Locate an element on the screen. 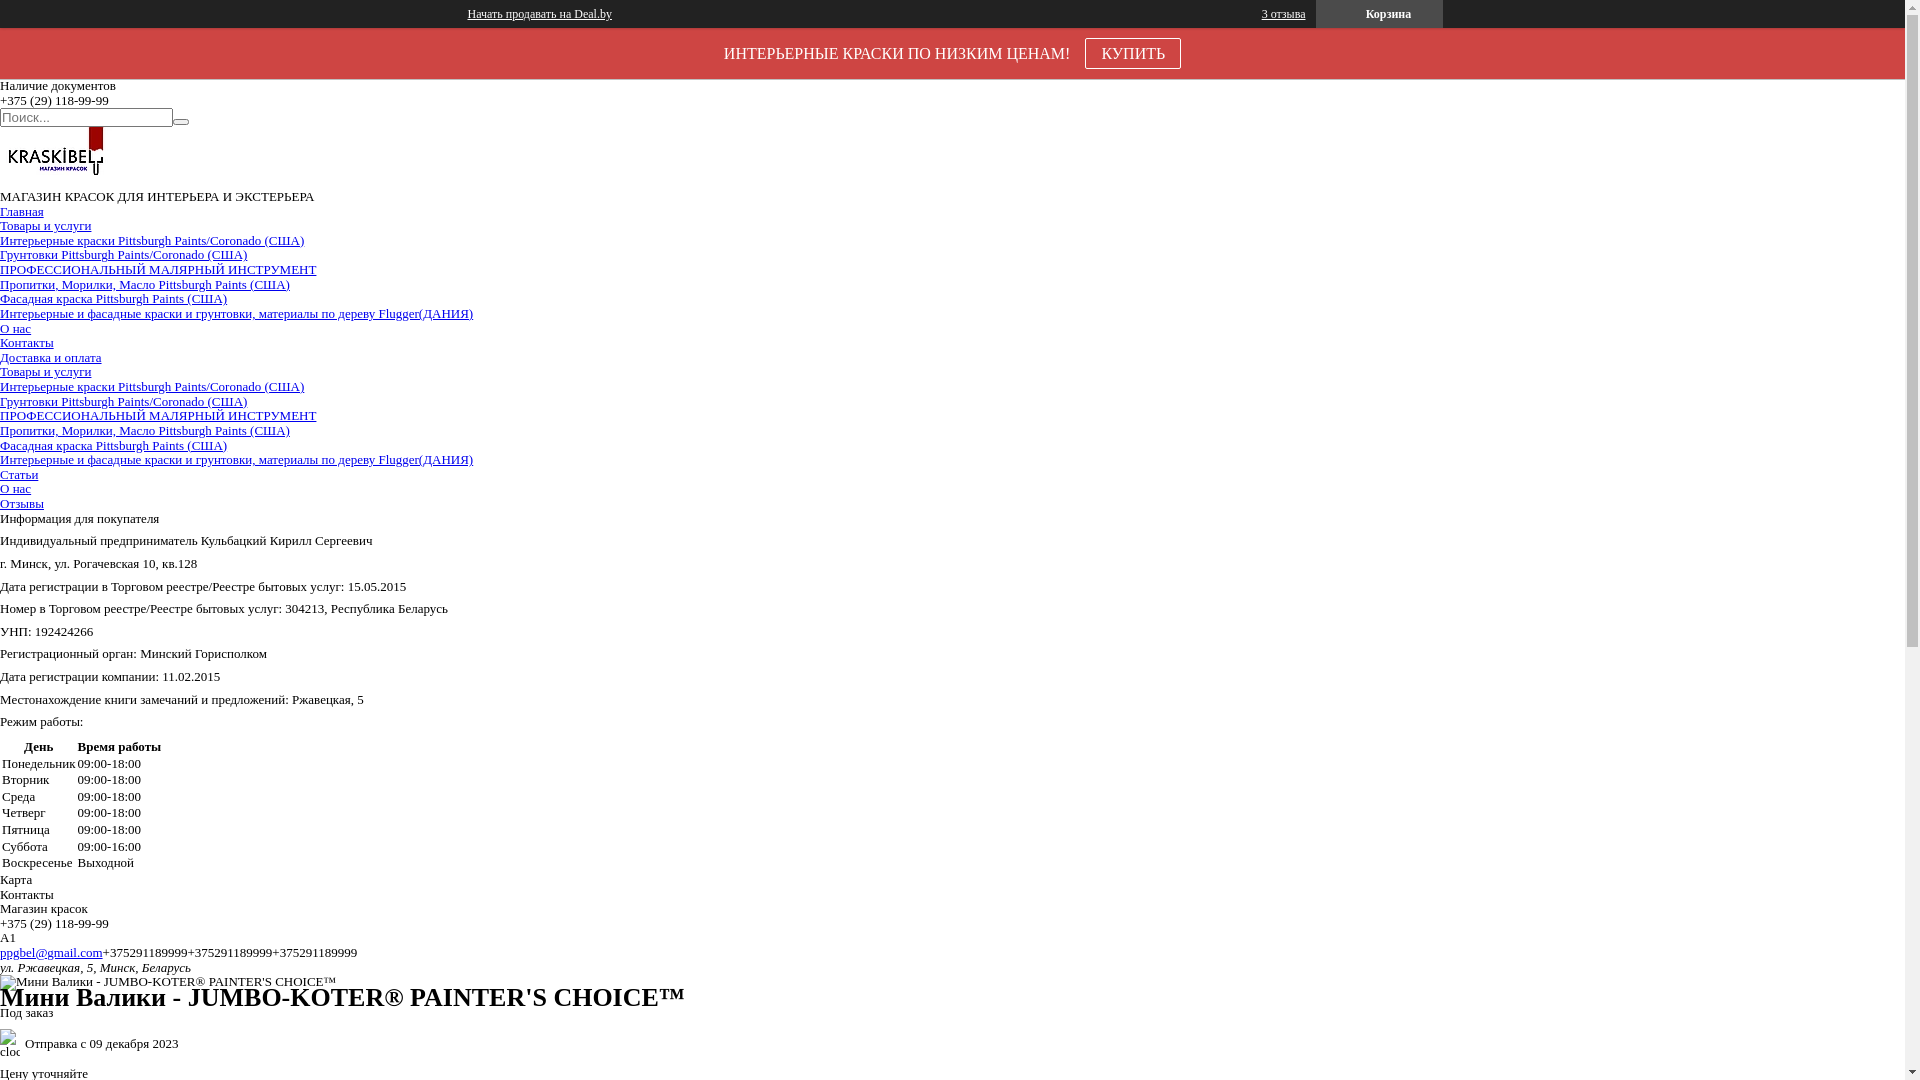 Image resolution: width=1920 pixels, height=1080 pixels. 'ppgbel@gmail.com' is located at coordinates (51, 951).